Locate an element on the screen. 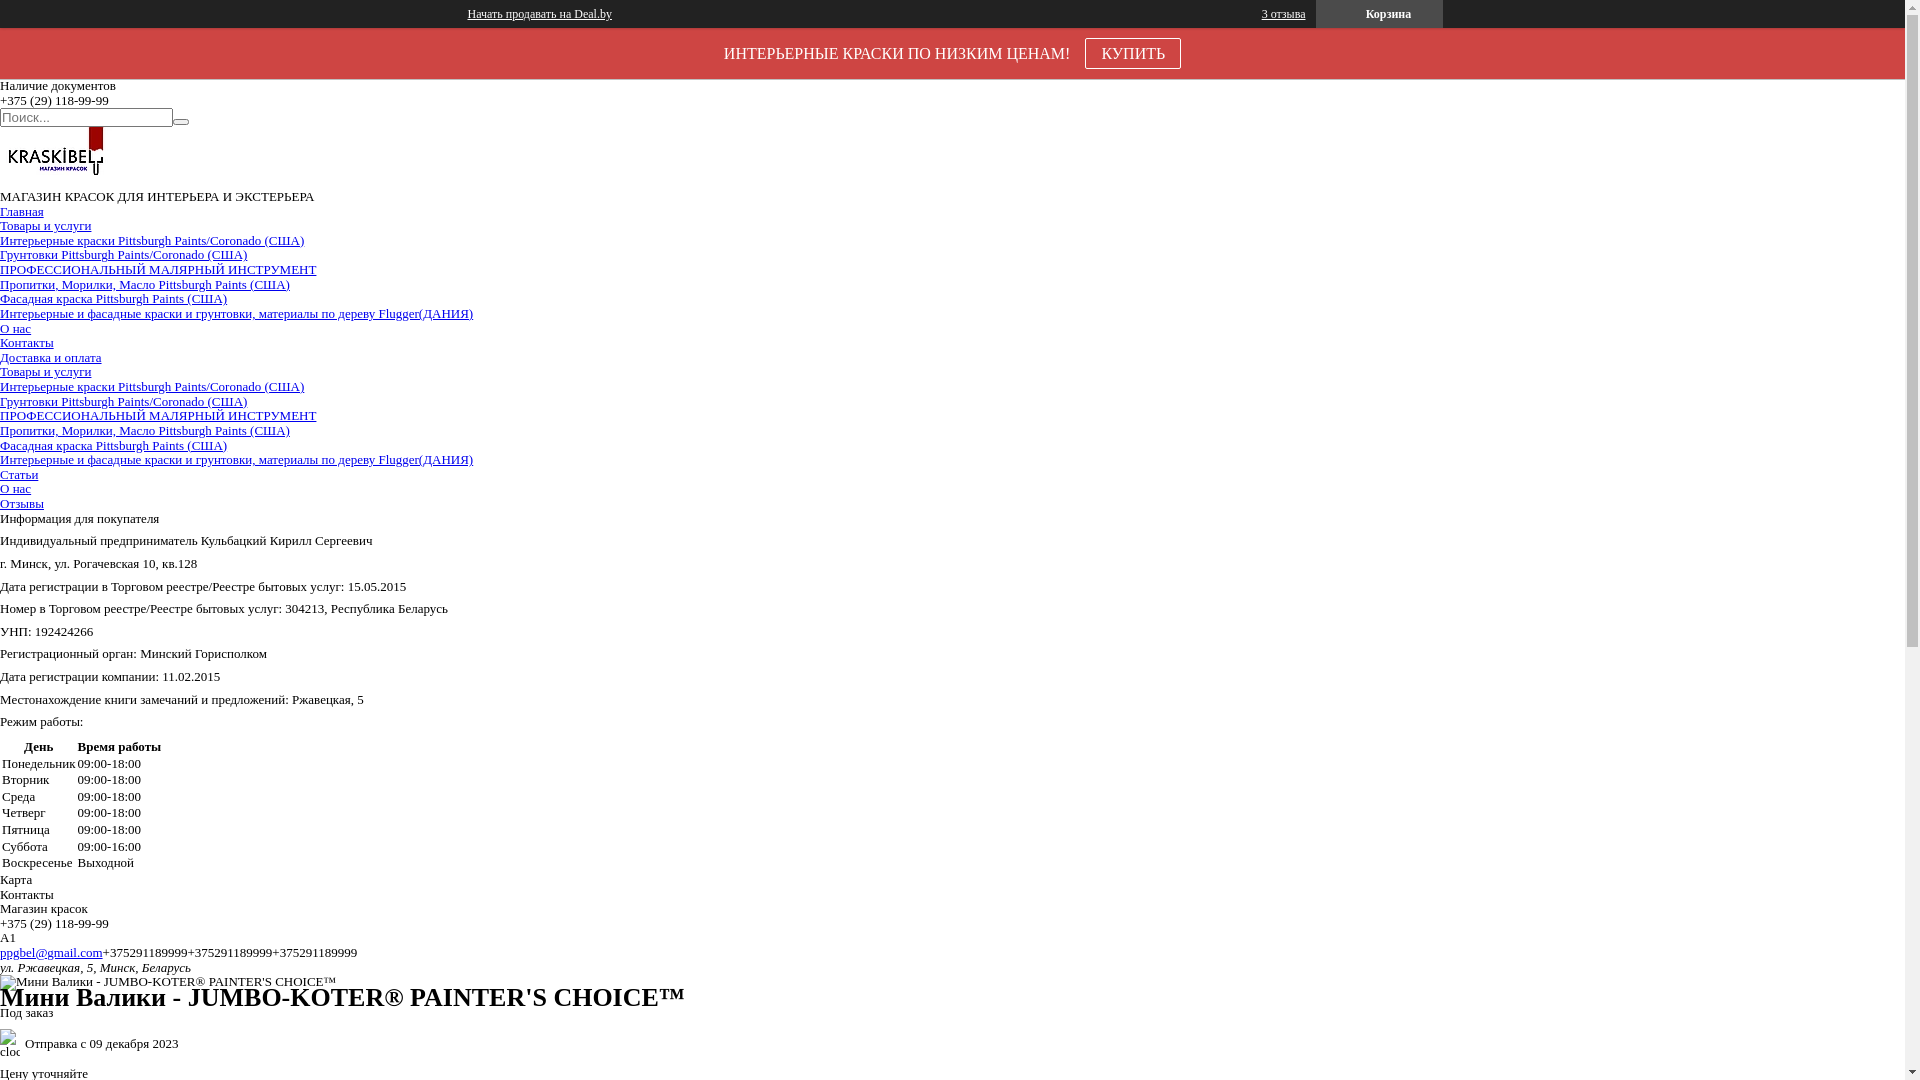 Image resolution: width=1920 pixels, height=1080 pixels. 'ppgbel@gmail.com' is located at coordinates (51, 951).